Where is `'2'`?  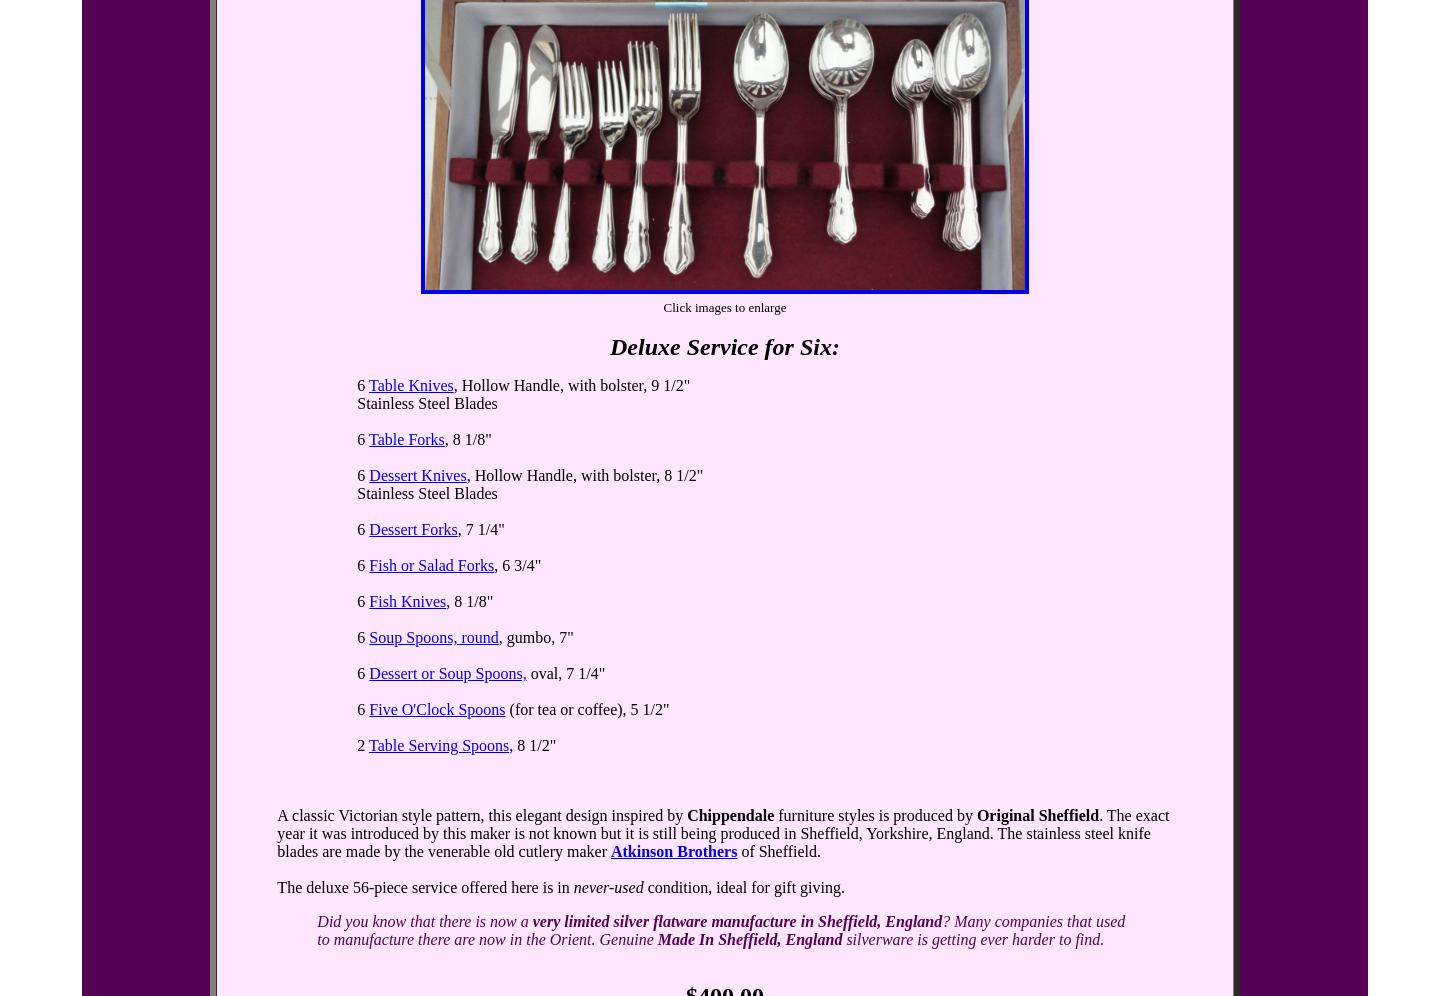
'2' is located at coordinates (362, 744).